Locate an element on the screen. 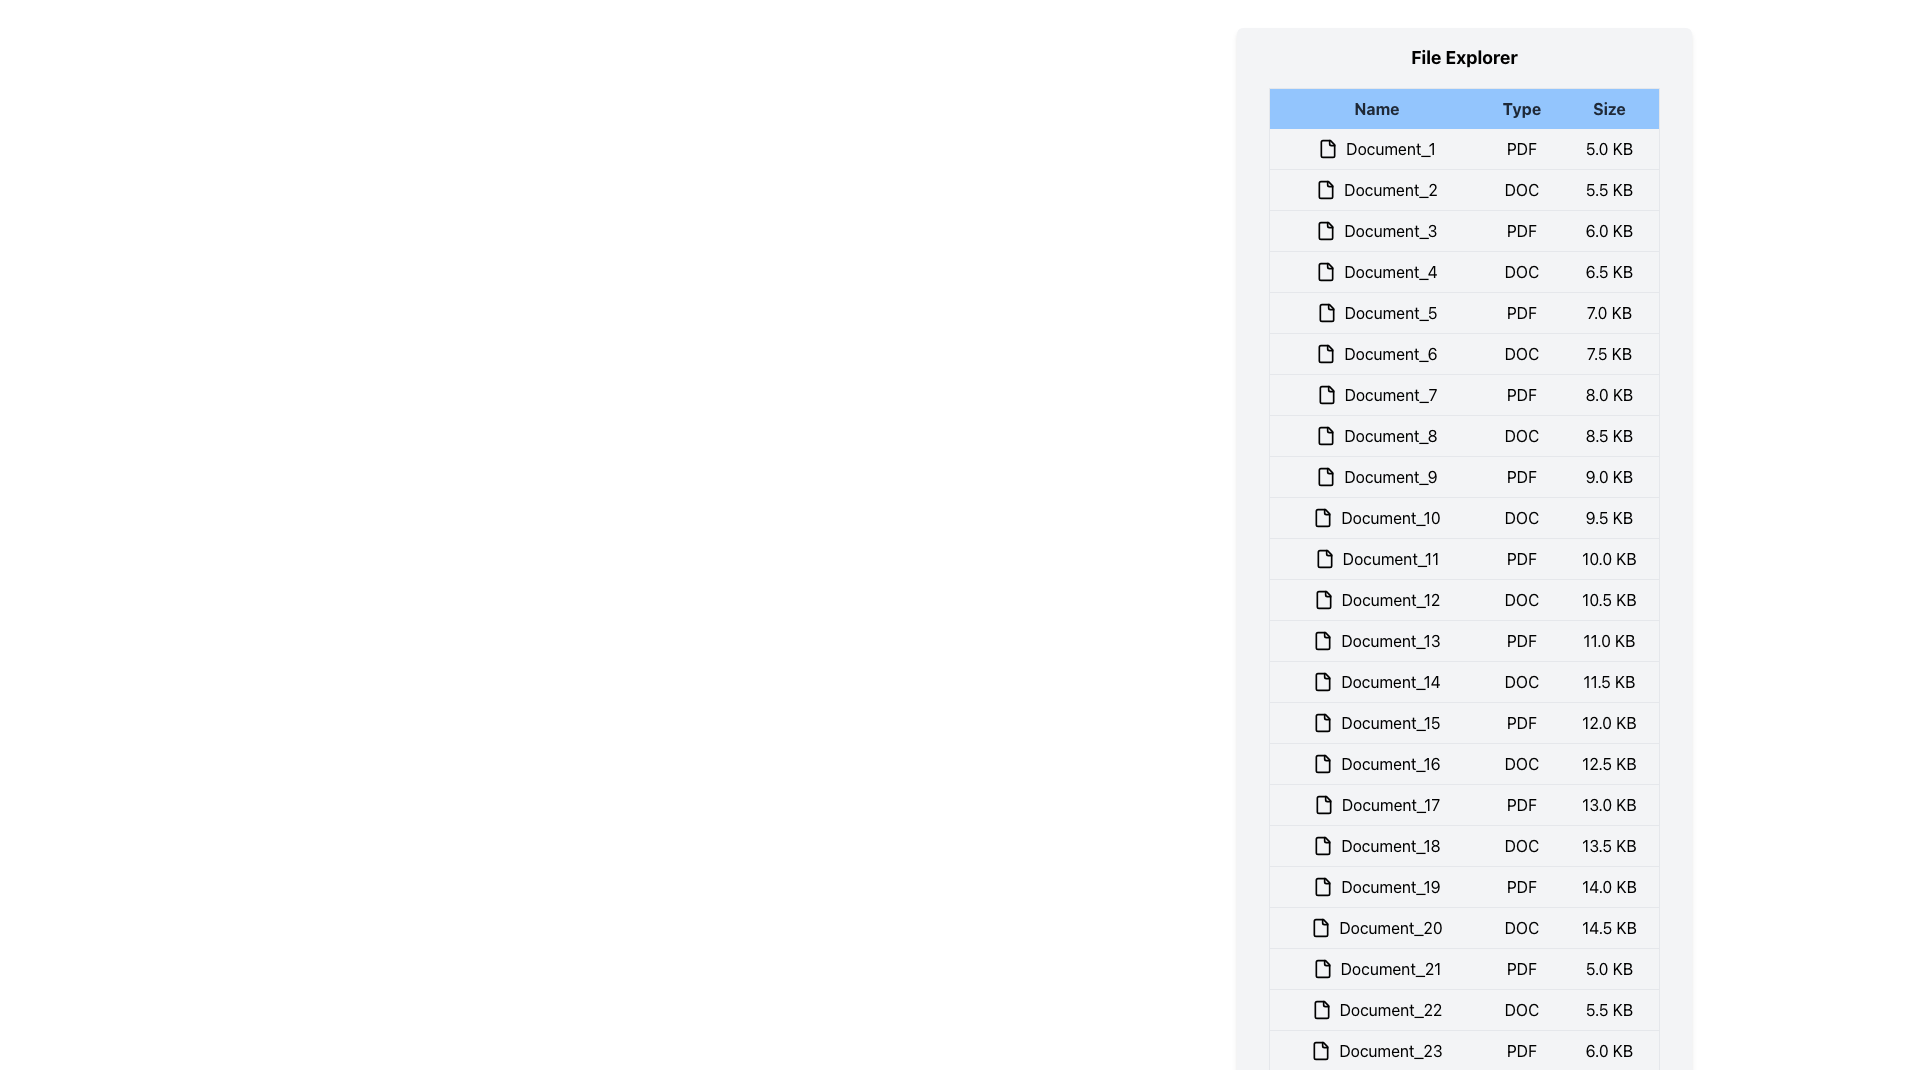  the SVG icon resembling a folded file located to the left of the text 'Document_3' within the file explorer is located at coordinates (1326, 230).